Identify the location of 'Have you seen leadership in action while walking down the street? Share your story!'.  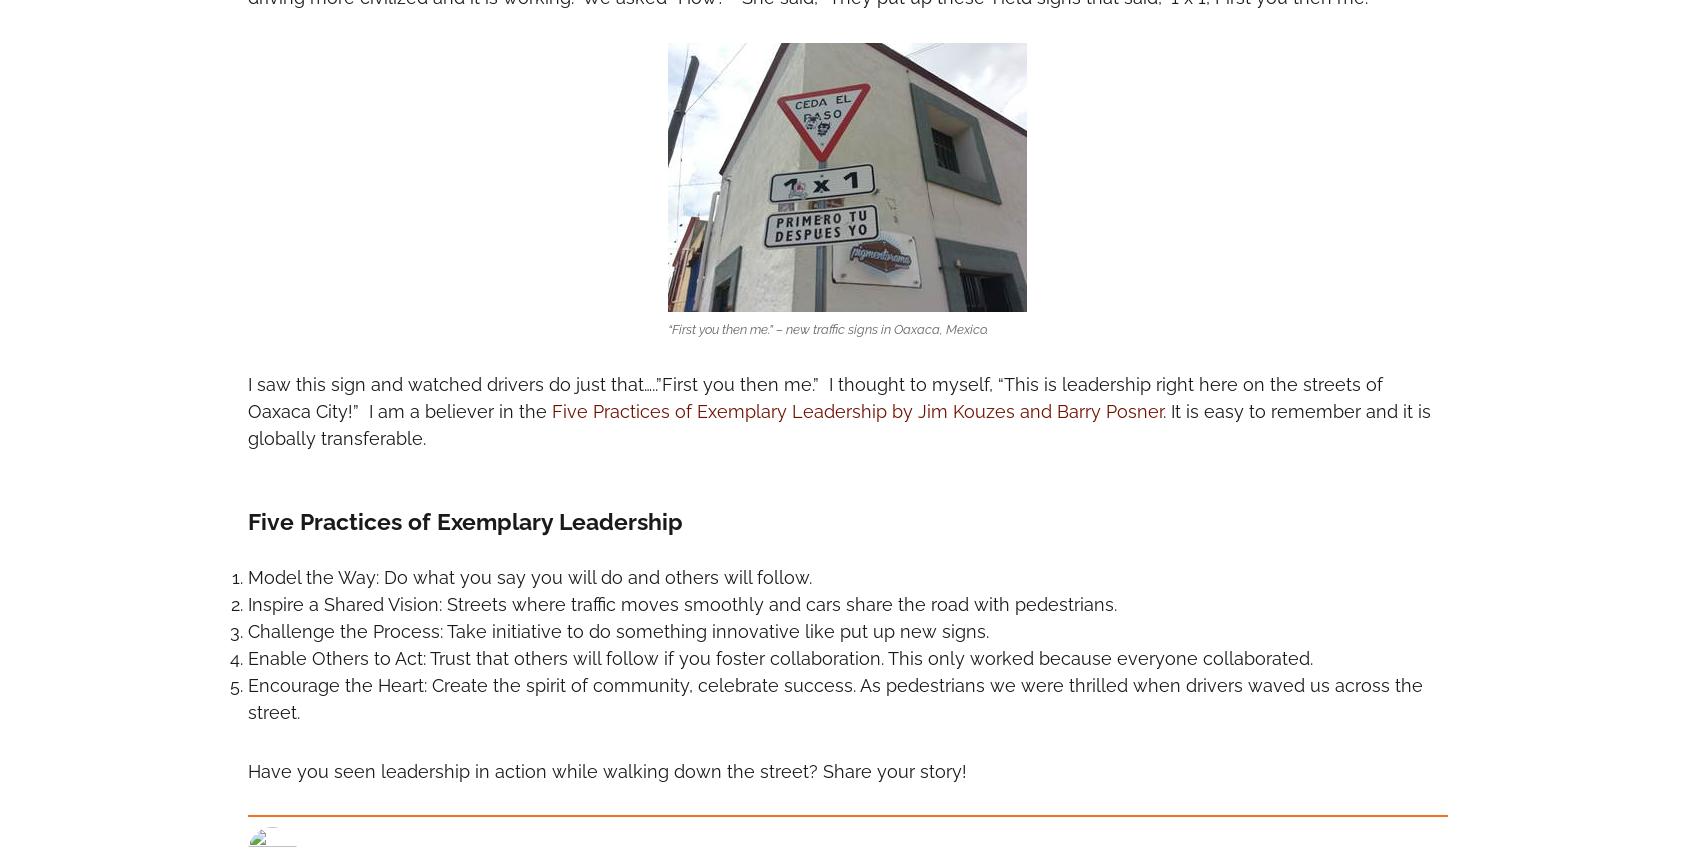
(605, 769).